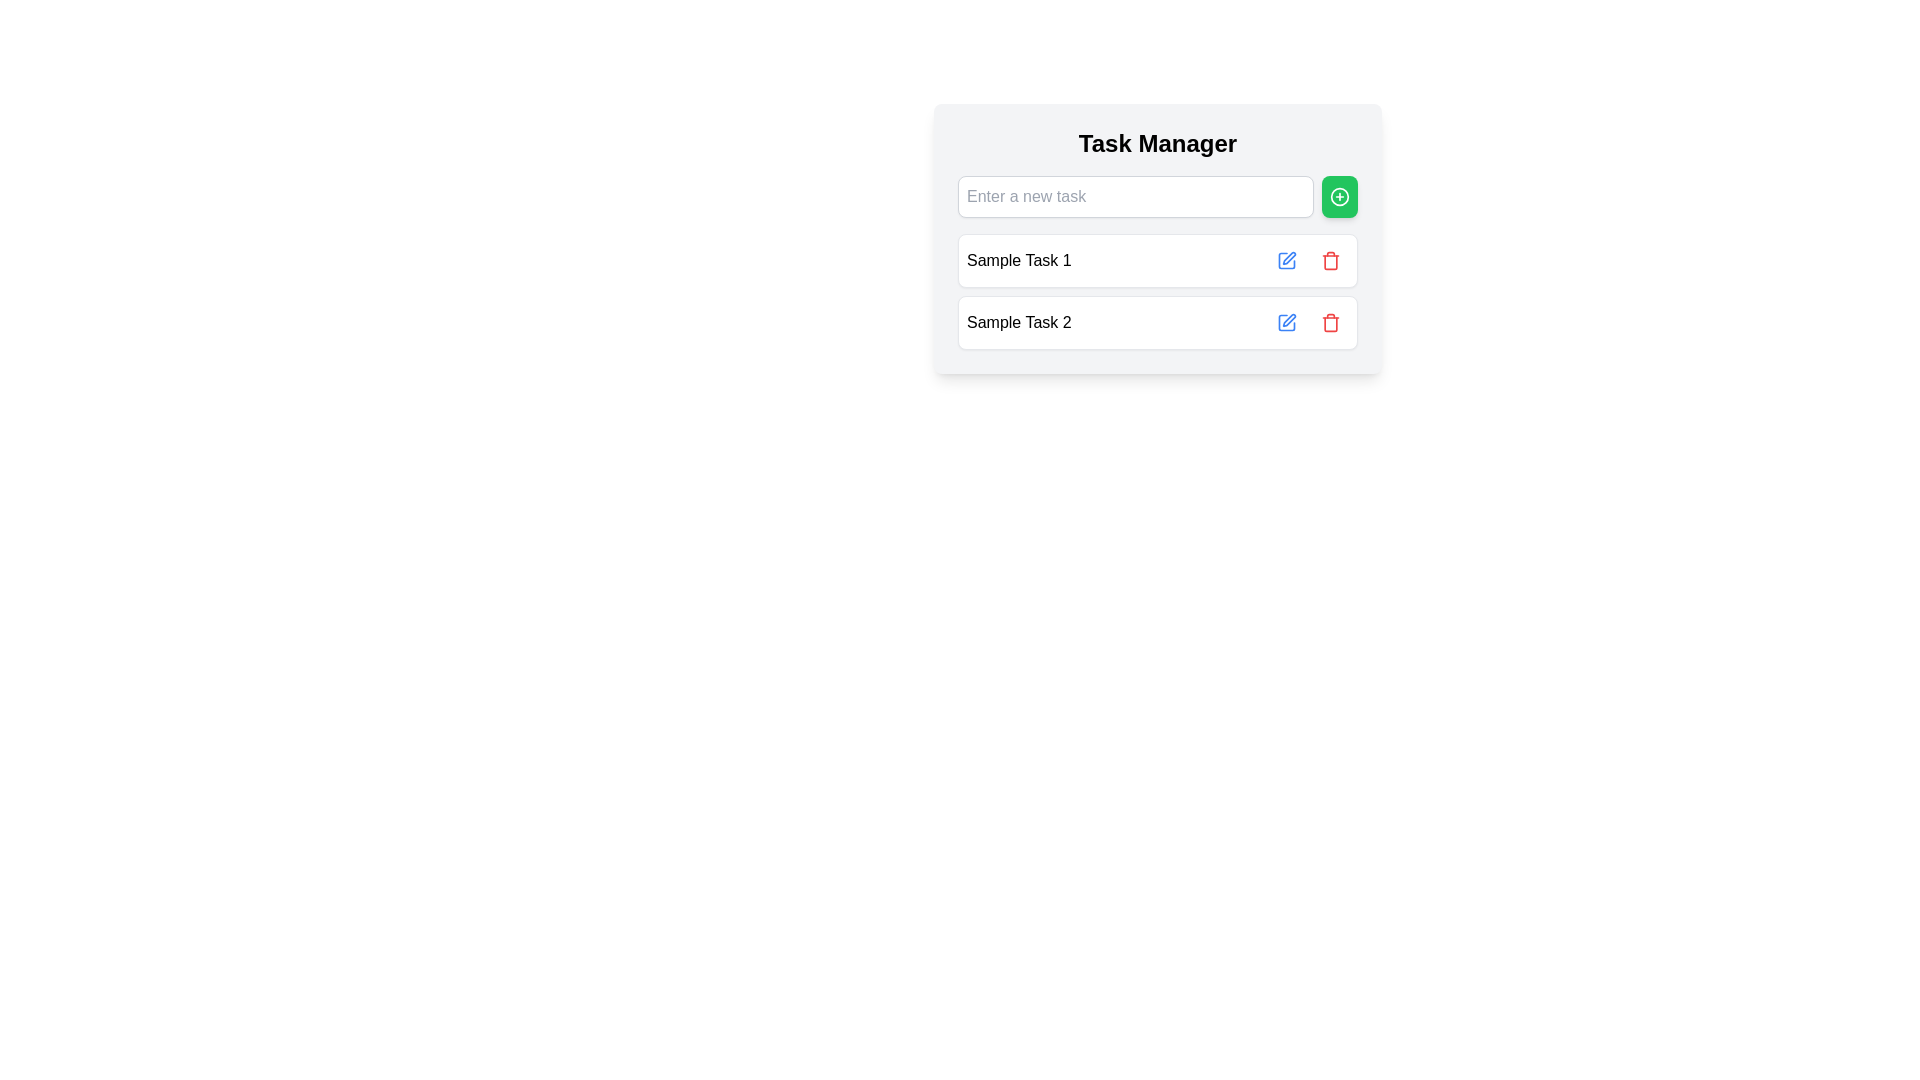  What do you see at coordinates (1289, 319) in the screenshot?
I see `the pen icon button in the task management interface` at bounding box center [1289, 319].